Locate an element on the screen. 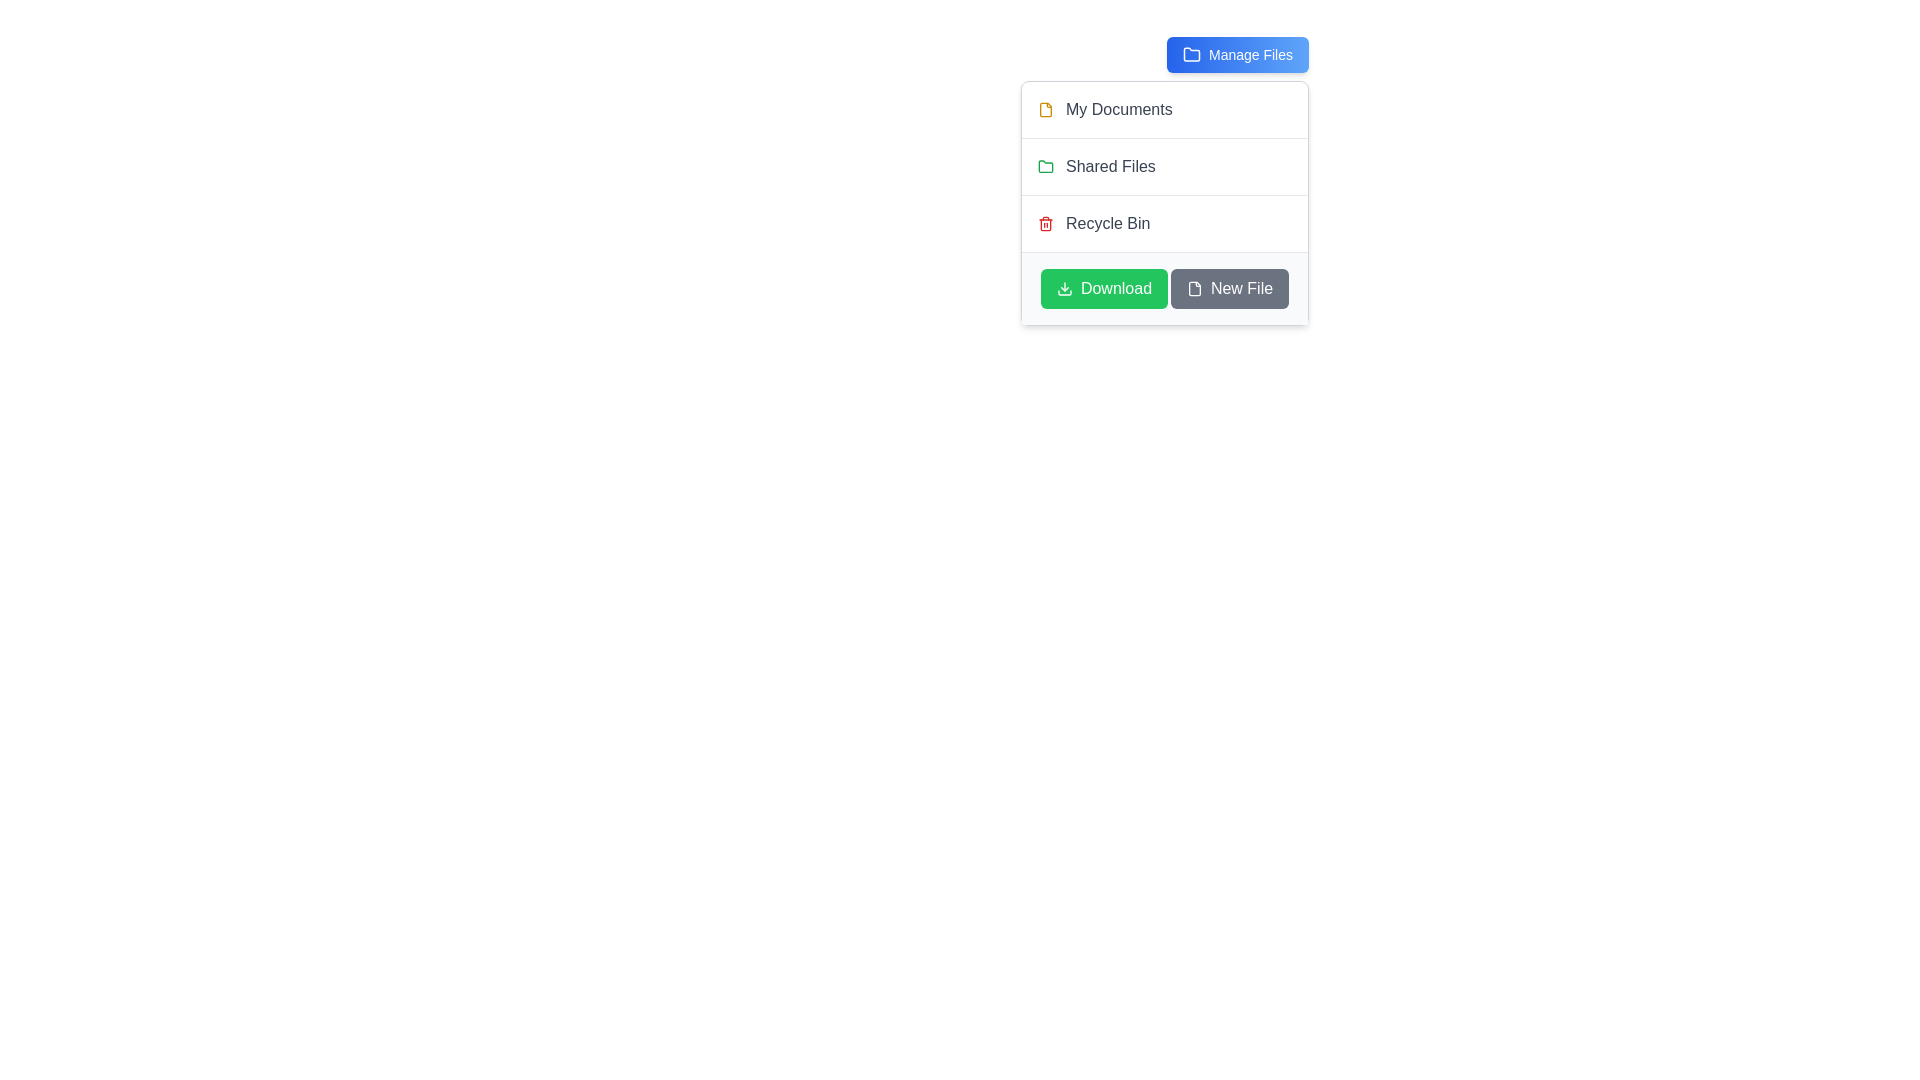 This screenshot has width=1920, height=1080. the green folder icon located at the top-left corner of the 'Shared Files' section, which is styled with rounded corners and a clear stroke design is located at coordinates (1045, 165).